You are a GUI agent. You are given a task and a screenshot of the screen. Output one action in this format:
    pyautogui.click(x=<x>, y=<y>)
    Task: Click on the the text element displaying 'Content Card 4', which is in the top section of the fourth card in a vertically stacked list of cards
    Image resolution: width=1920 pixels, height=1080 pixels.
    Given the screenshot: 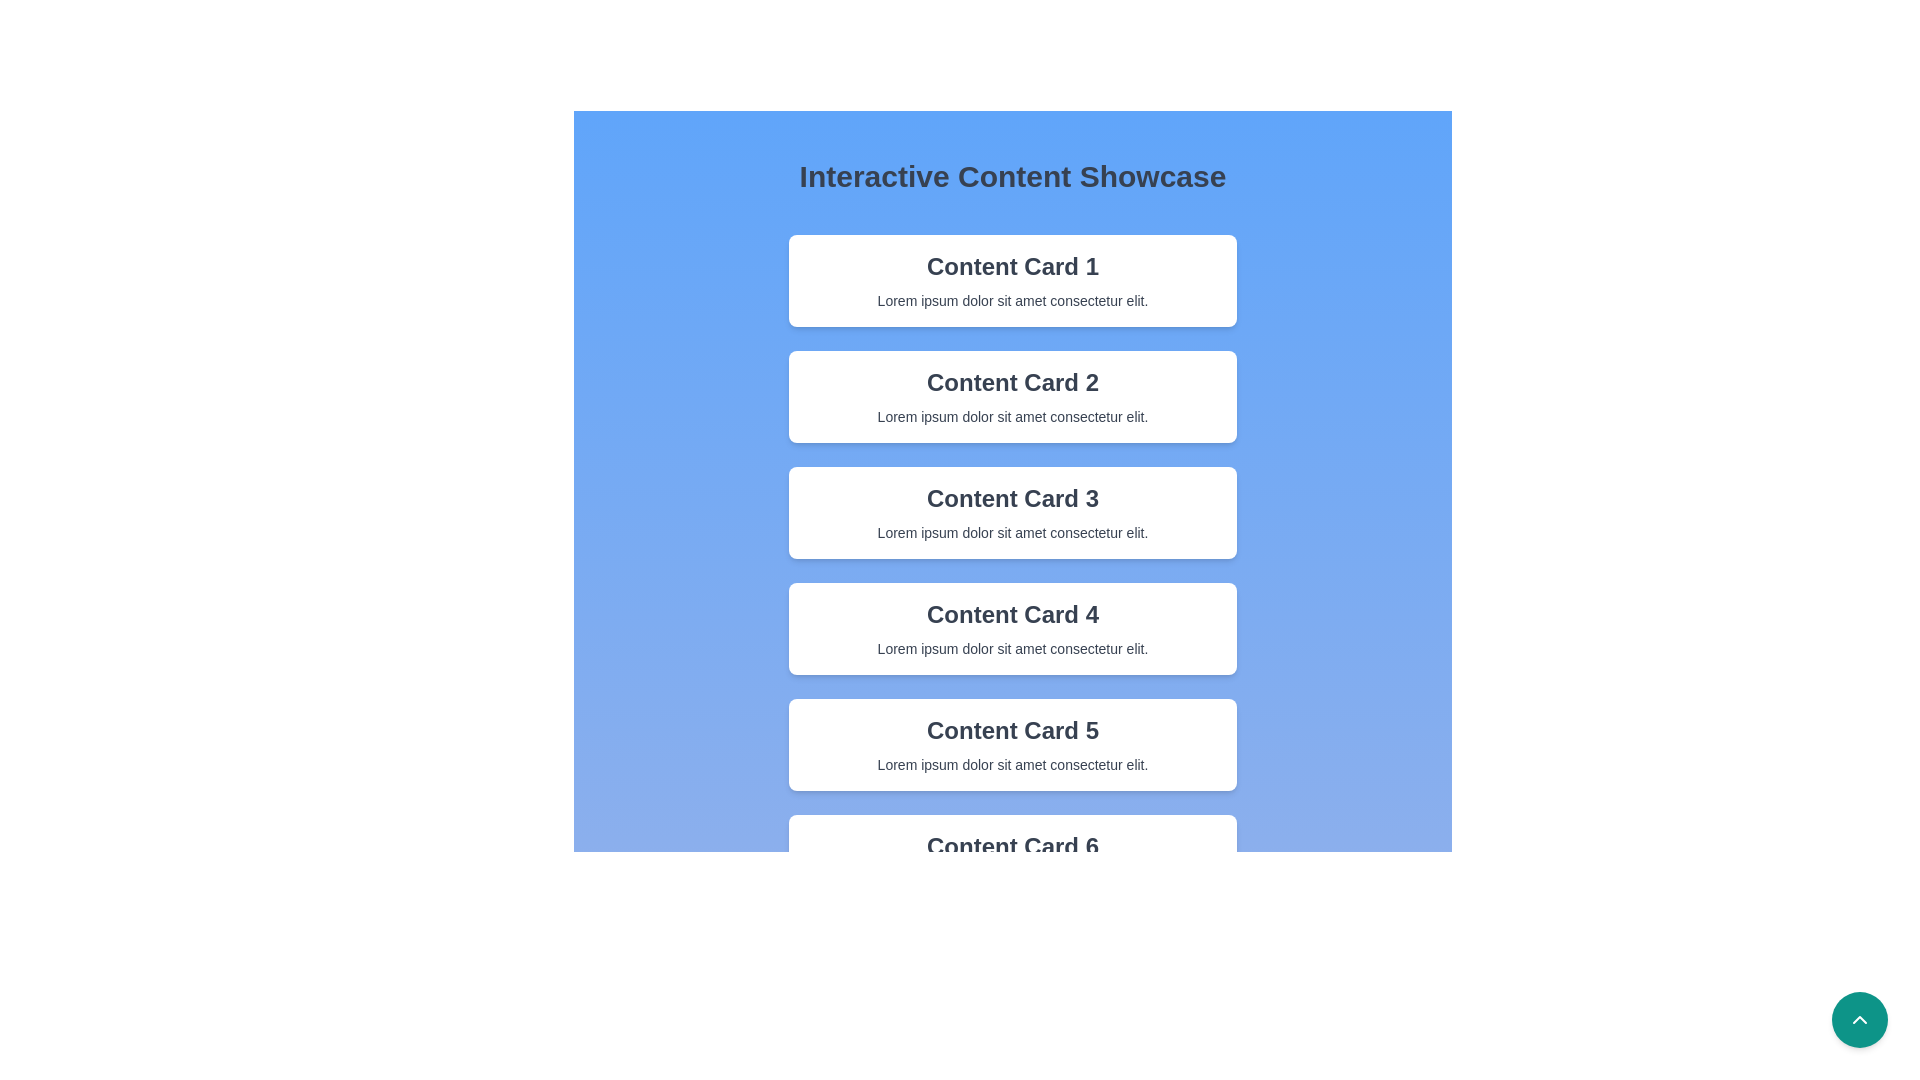 What is the action you would take?
    pyautogui.click(x=1012, y=613)
    